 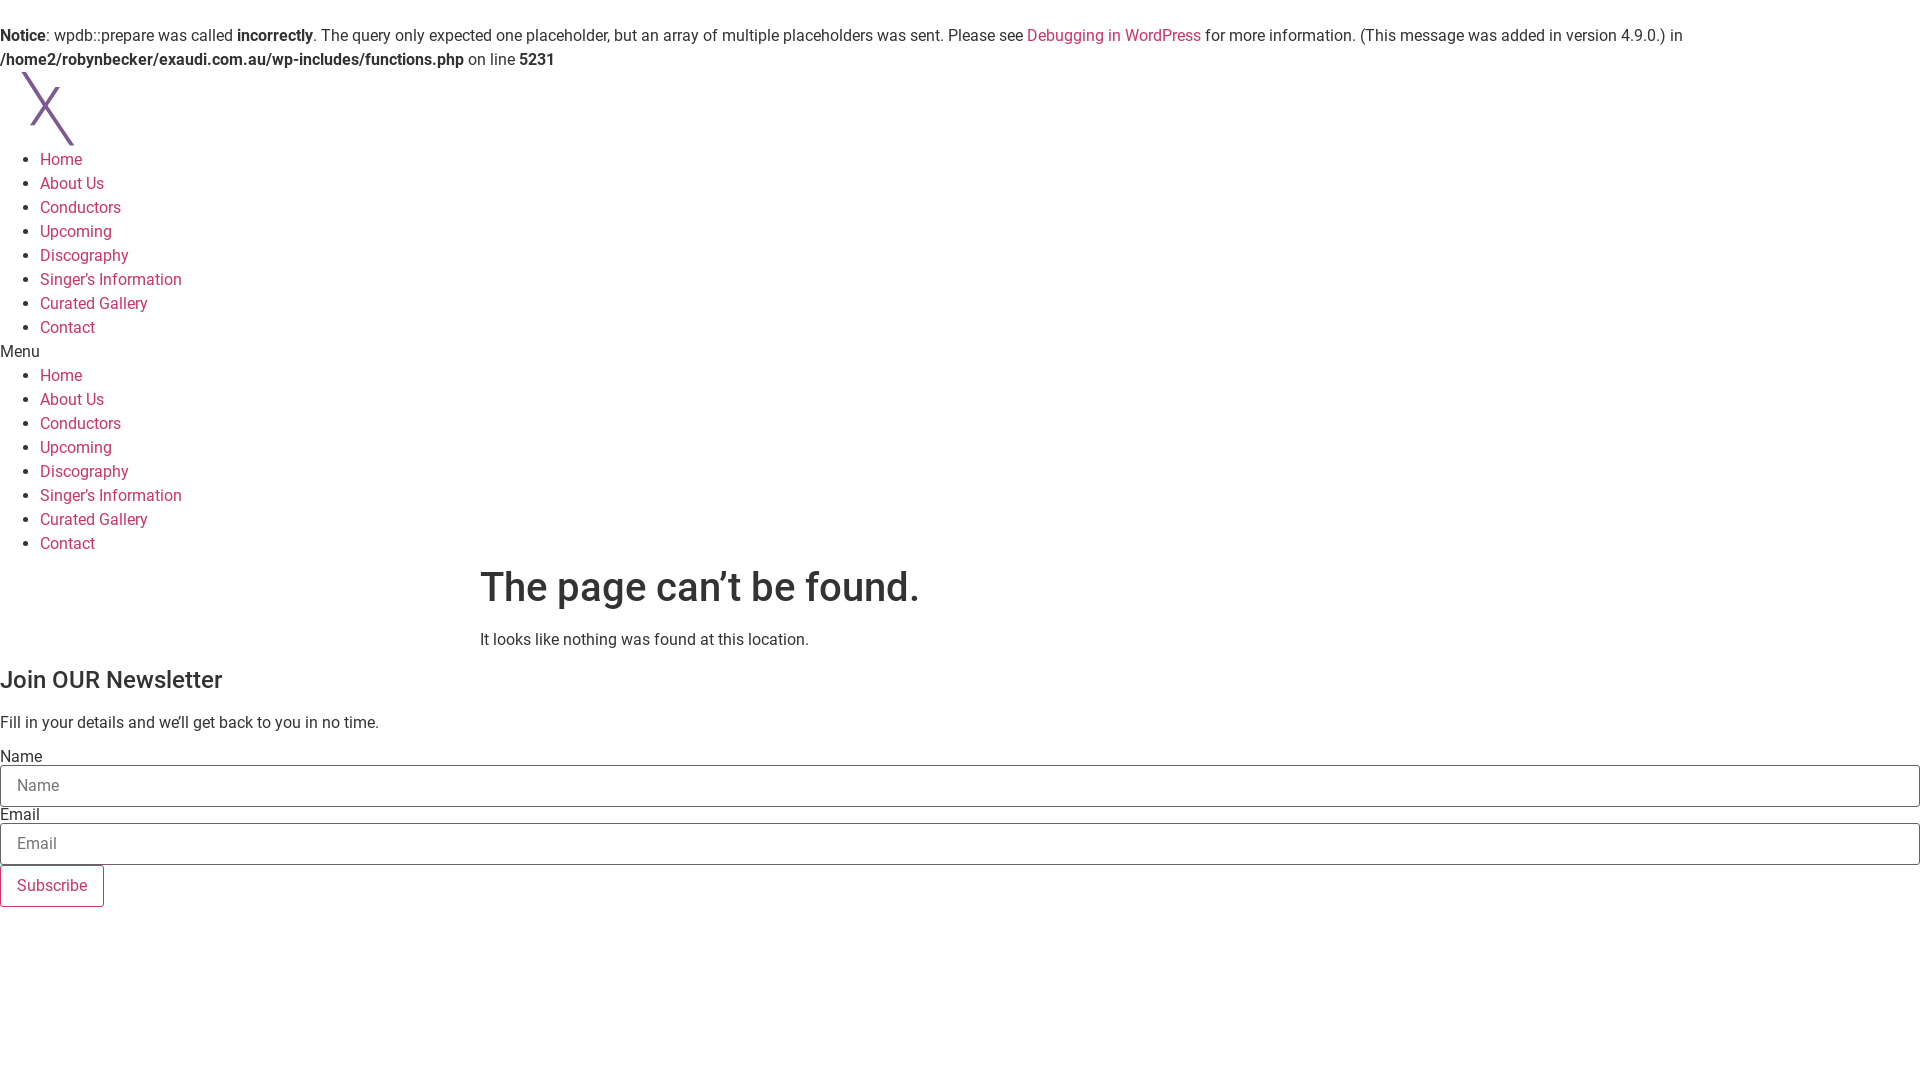 I want to click on 'Upcoming', so click(x=76, y=446).